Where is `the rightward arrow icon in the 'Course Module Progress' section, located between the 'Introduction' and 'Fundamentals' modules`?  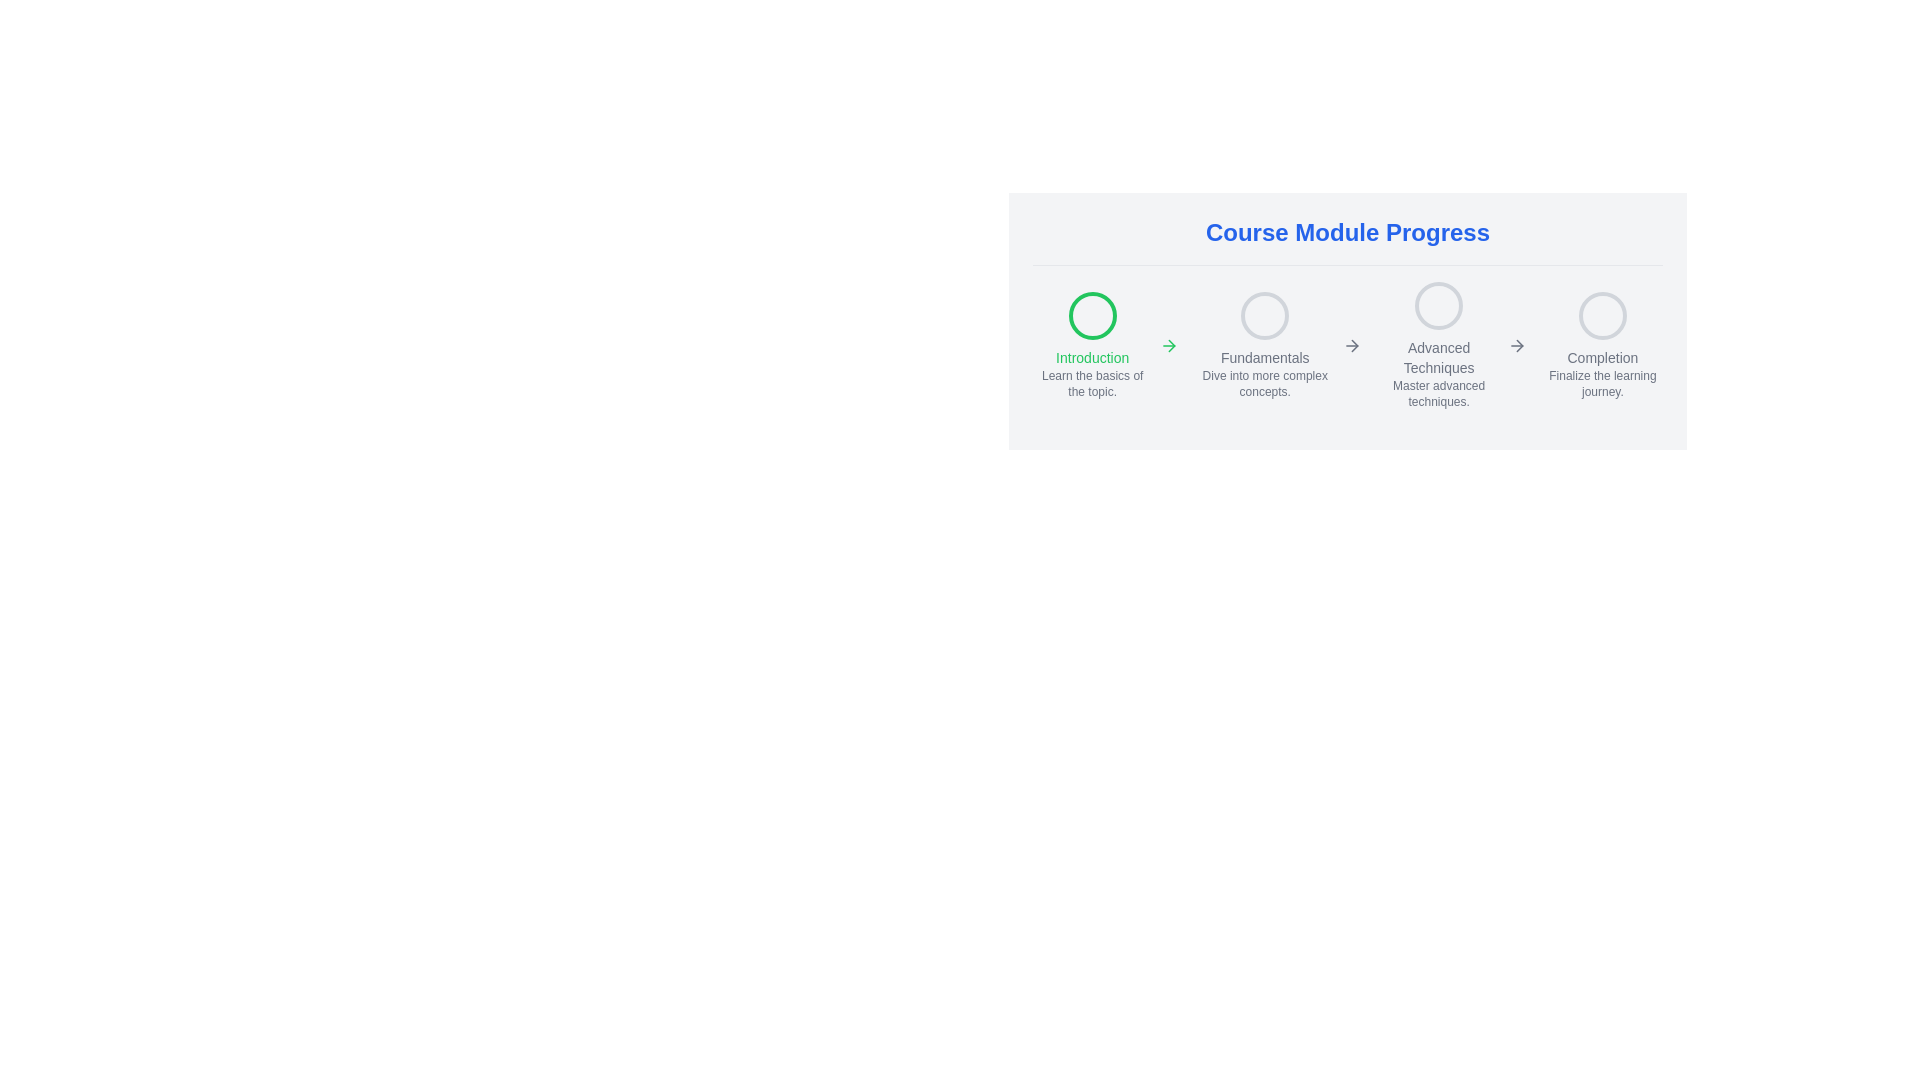 the rightward arrow icon in the 'Course Module Progress' section, located between the 'Introduction' and 'Fundamentals' modules is located at coordinates (1172, 345).